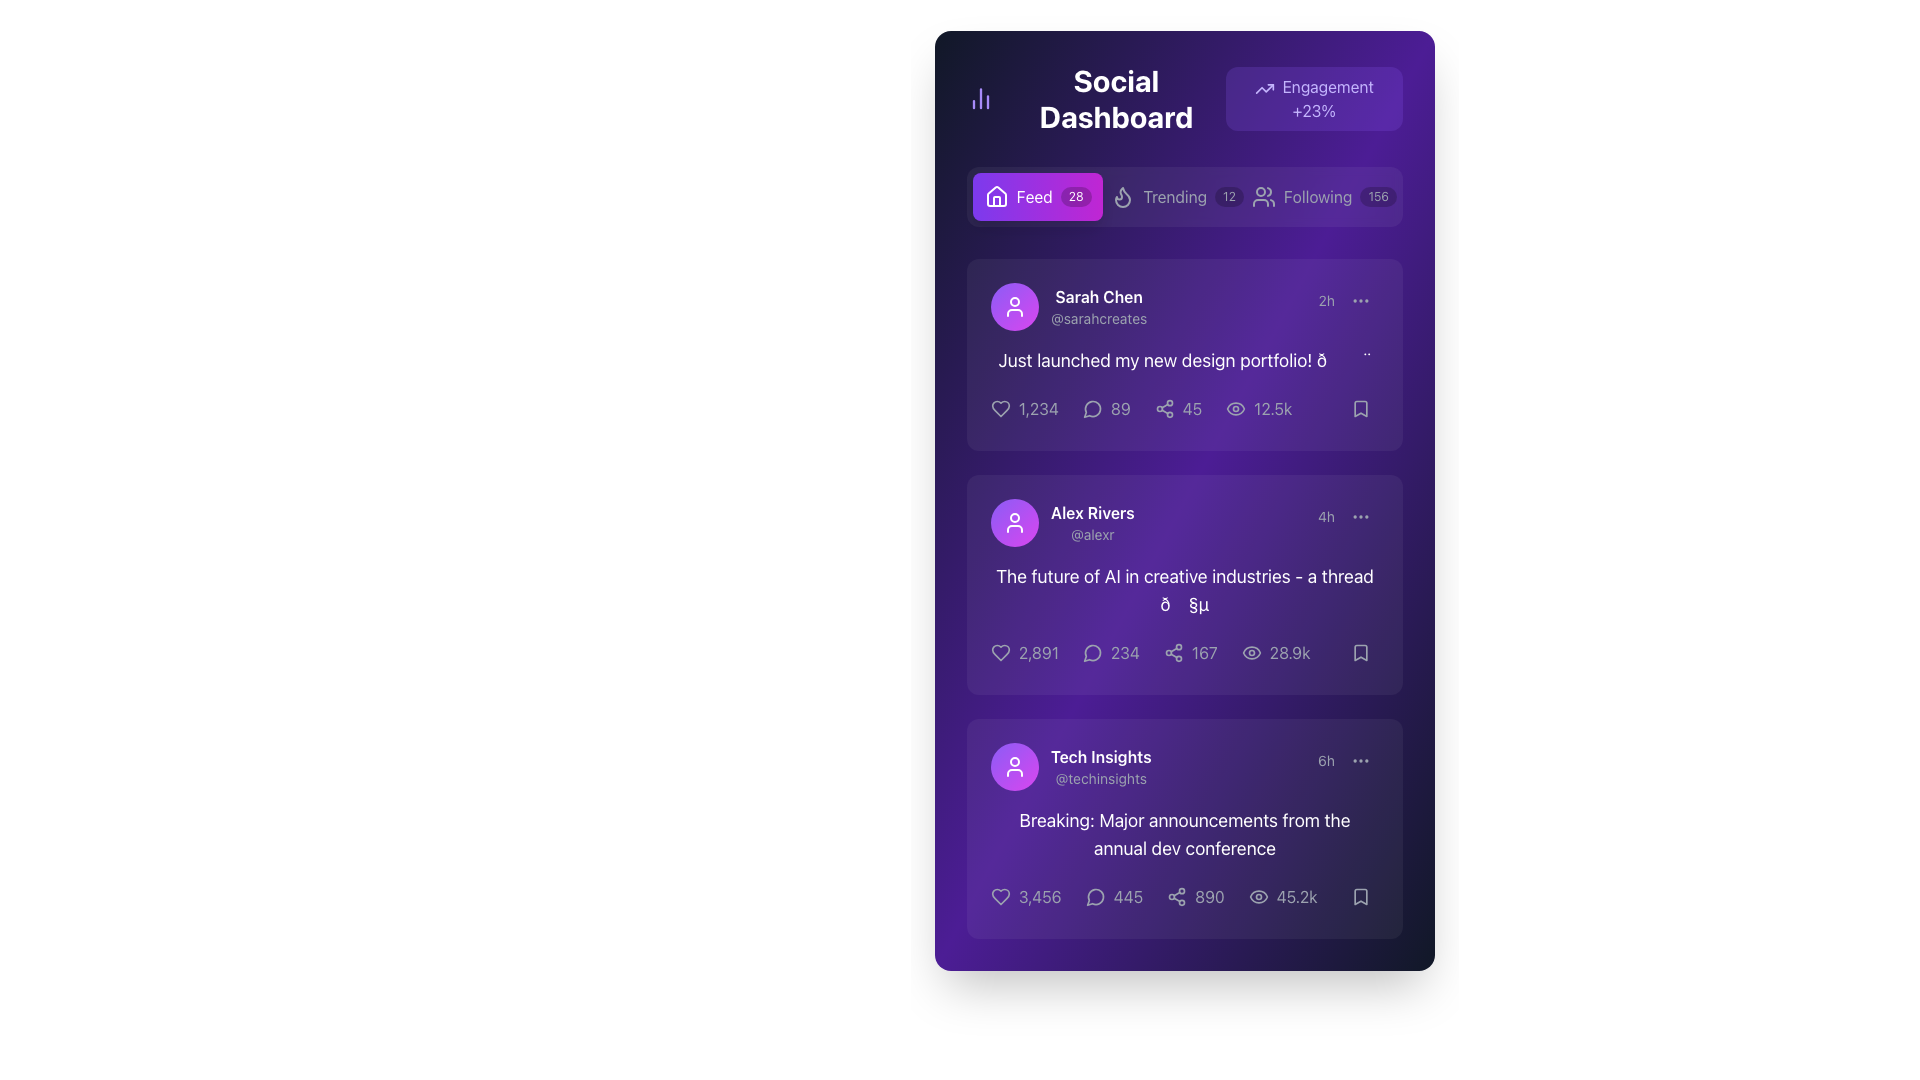  Describe the element at coordinates (1091, 534) in the screenshot. I see `the text label representing the username 'Alex Rivers', located in the second user card of the list, positioned below the user's name` at that location.